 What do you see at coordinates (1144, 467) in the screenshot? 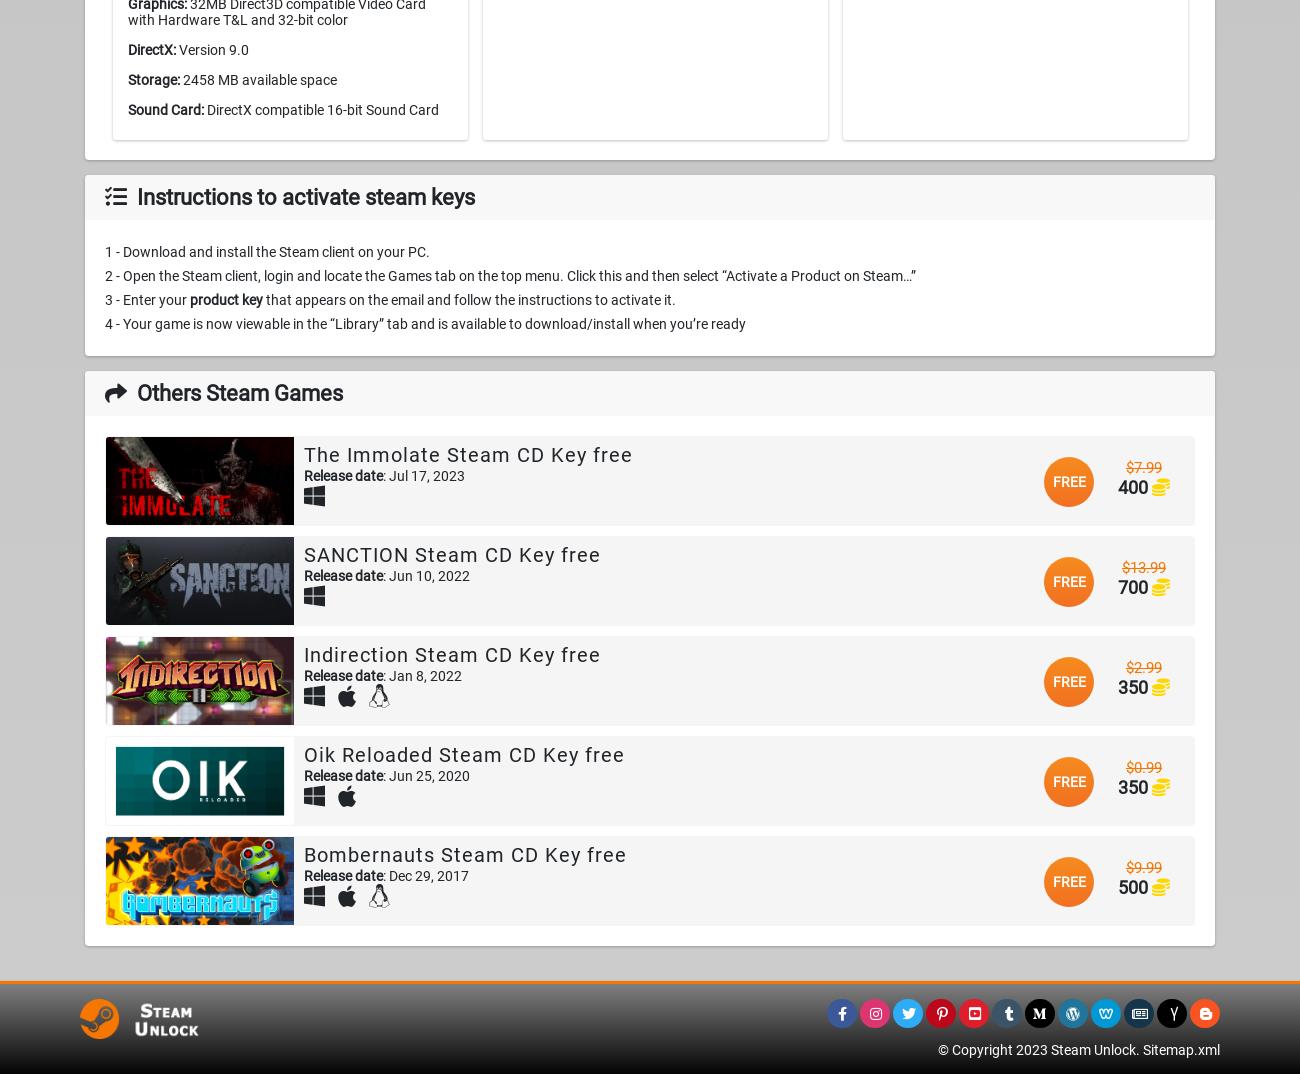
I see `'$7.99'` at bounding box center [1144, 467].